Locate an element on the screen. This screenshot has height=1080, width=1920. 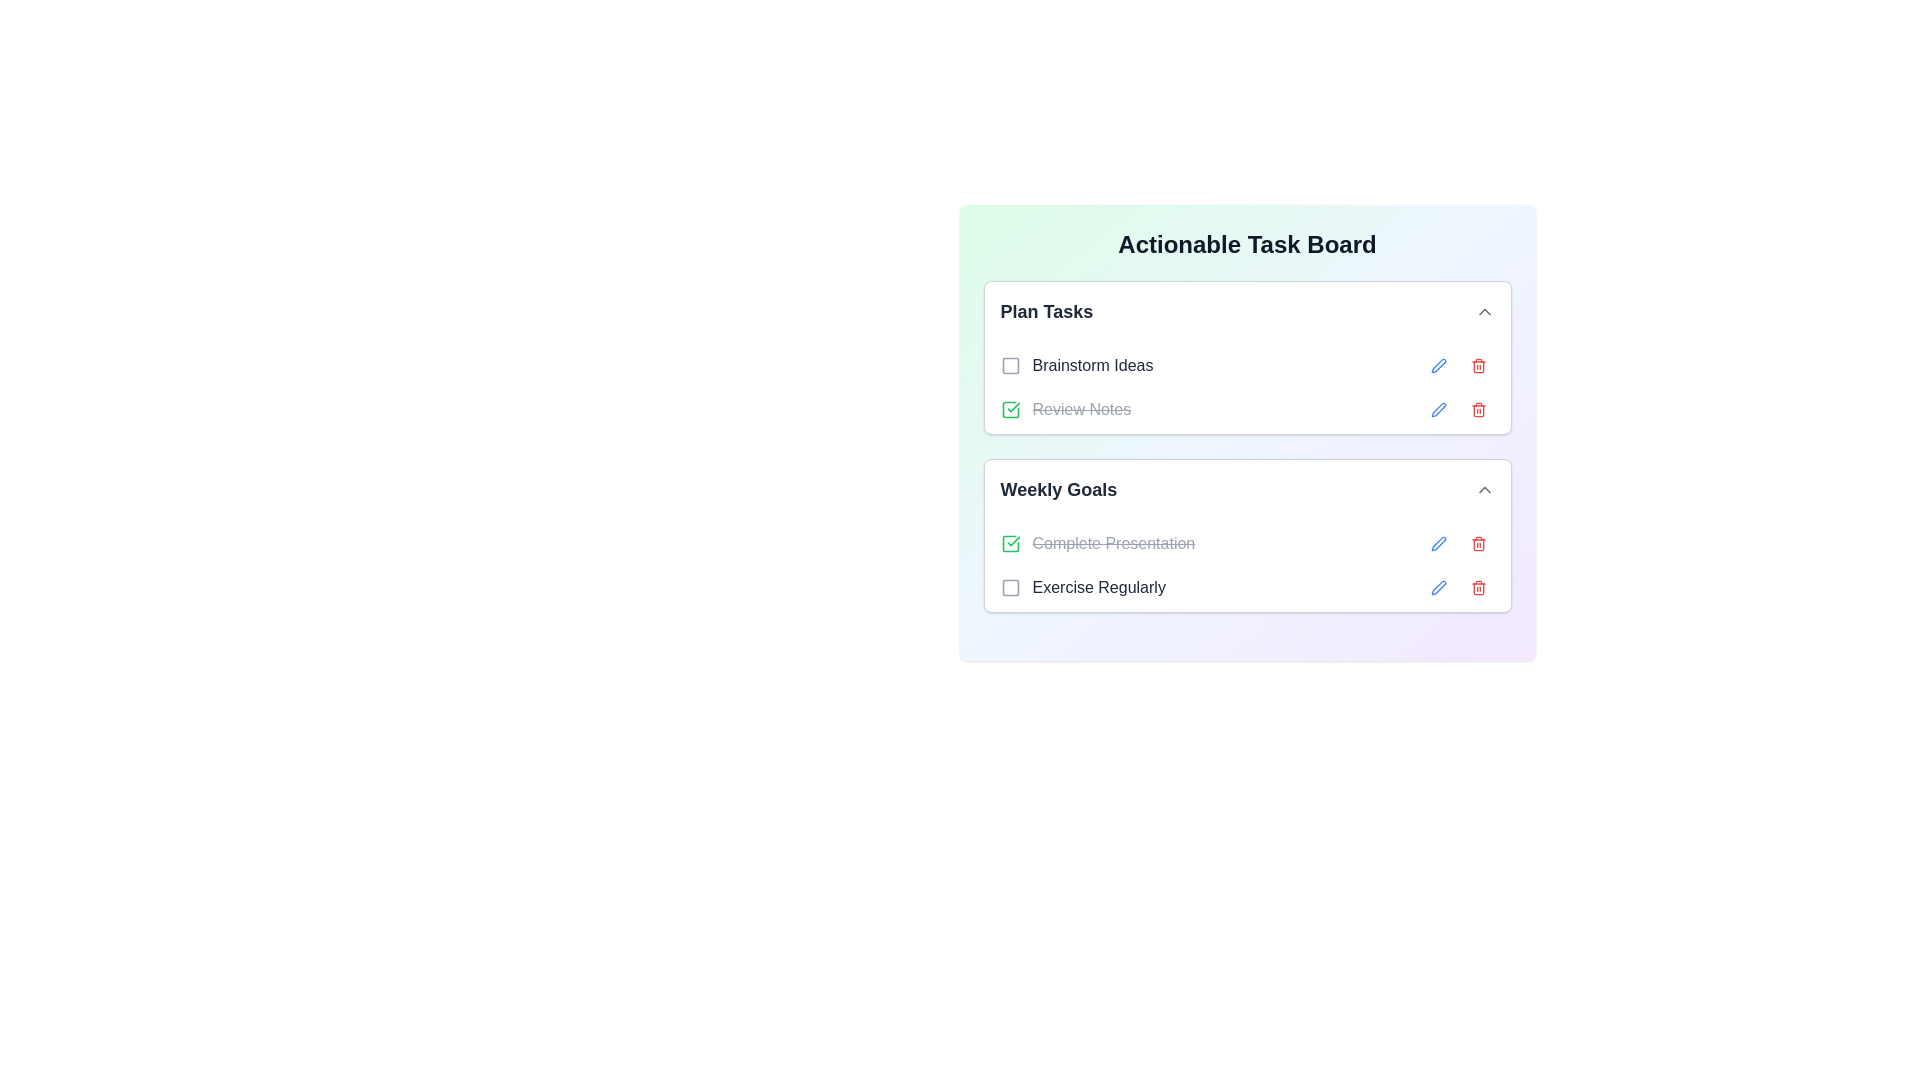
the vibrant red trash can icon button located at the top-right corner of a task item in the 'Plan Tasks' section is located at coordinates (1478, 408).